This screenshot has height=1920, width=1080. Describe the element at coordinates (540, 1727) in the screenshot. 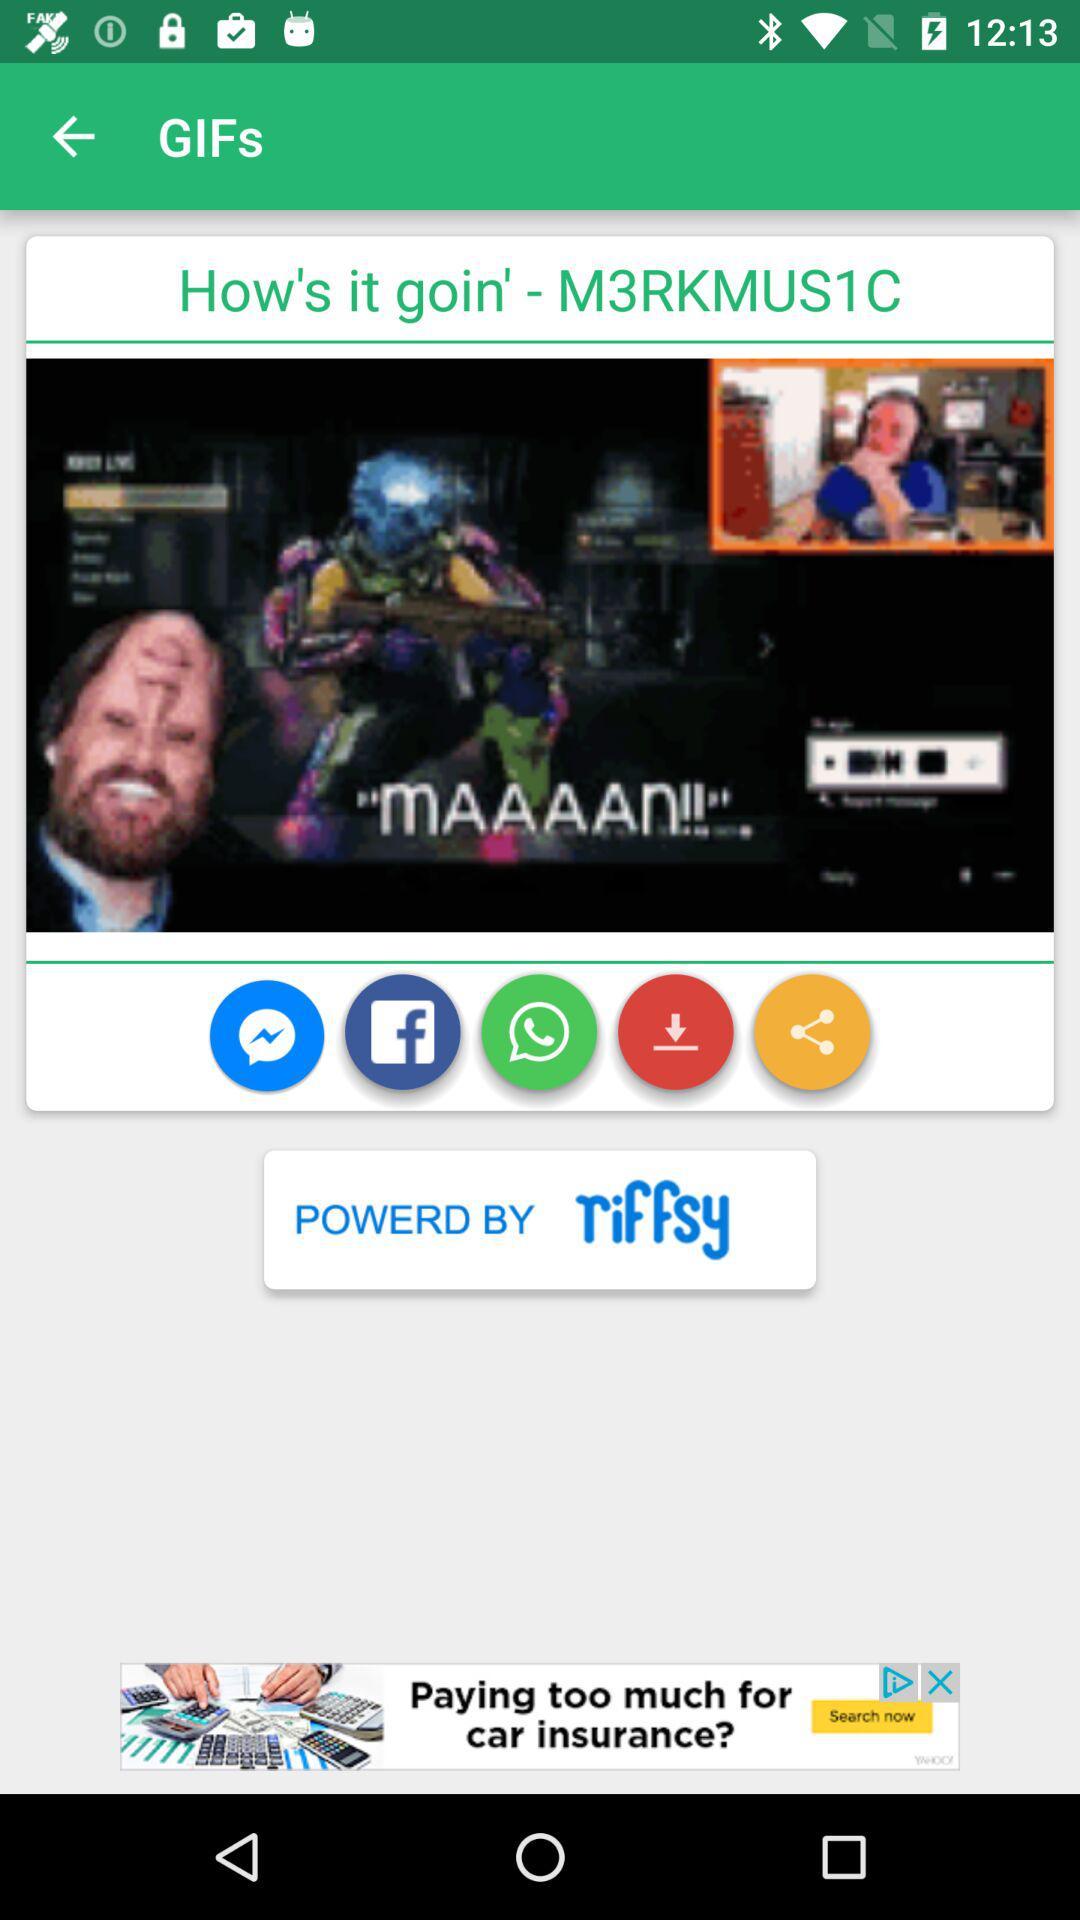

I see `the advertisement` at that location.